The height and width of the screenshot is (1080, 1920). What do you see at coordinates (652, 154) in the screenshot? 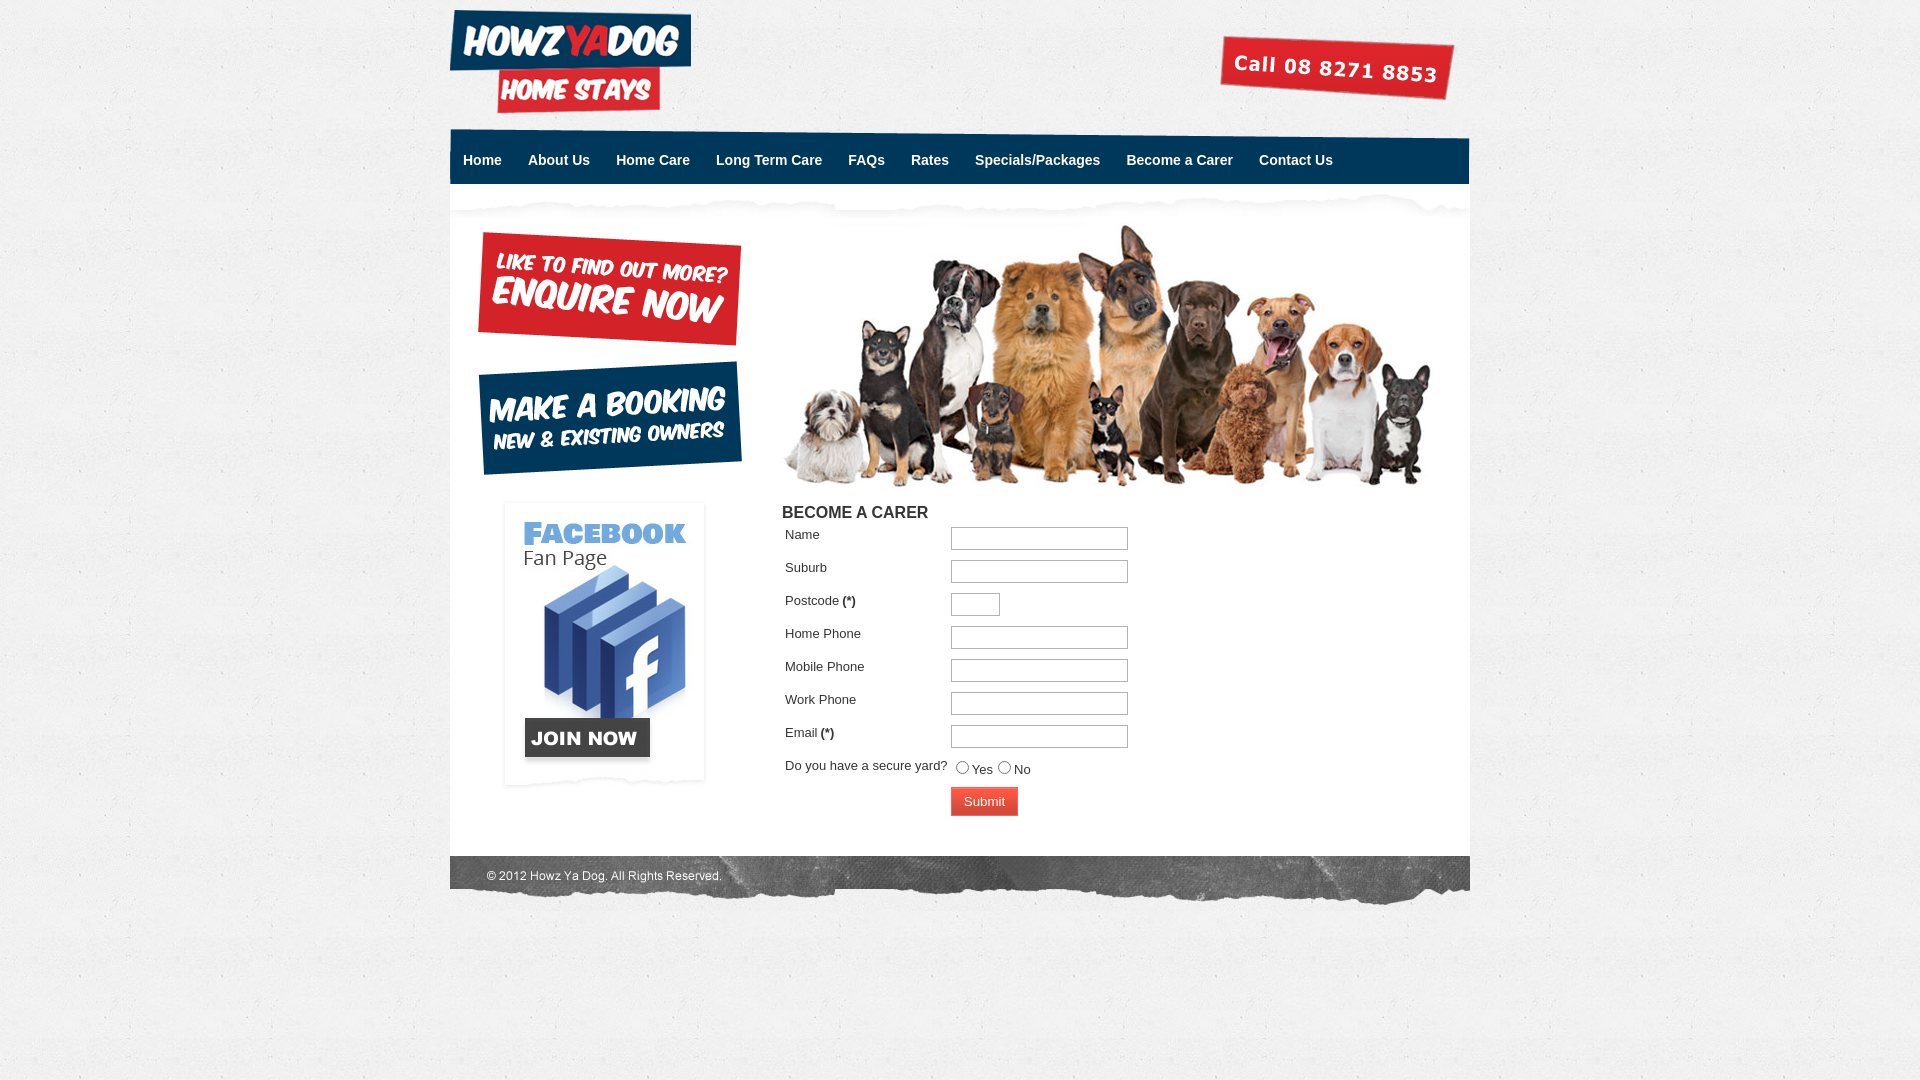
I see `'Home Care'` at bounding box center [652, 154].